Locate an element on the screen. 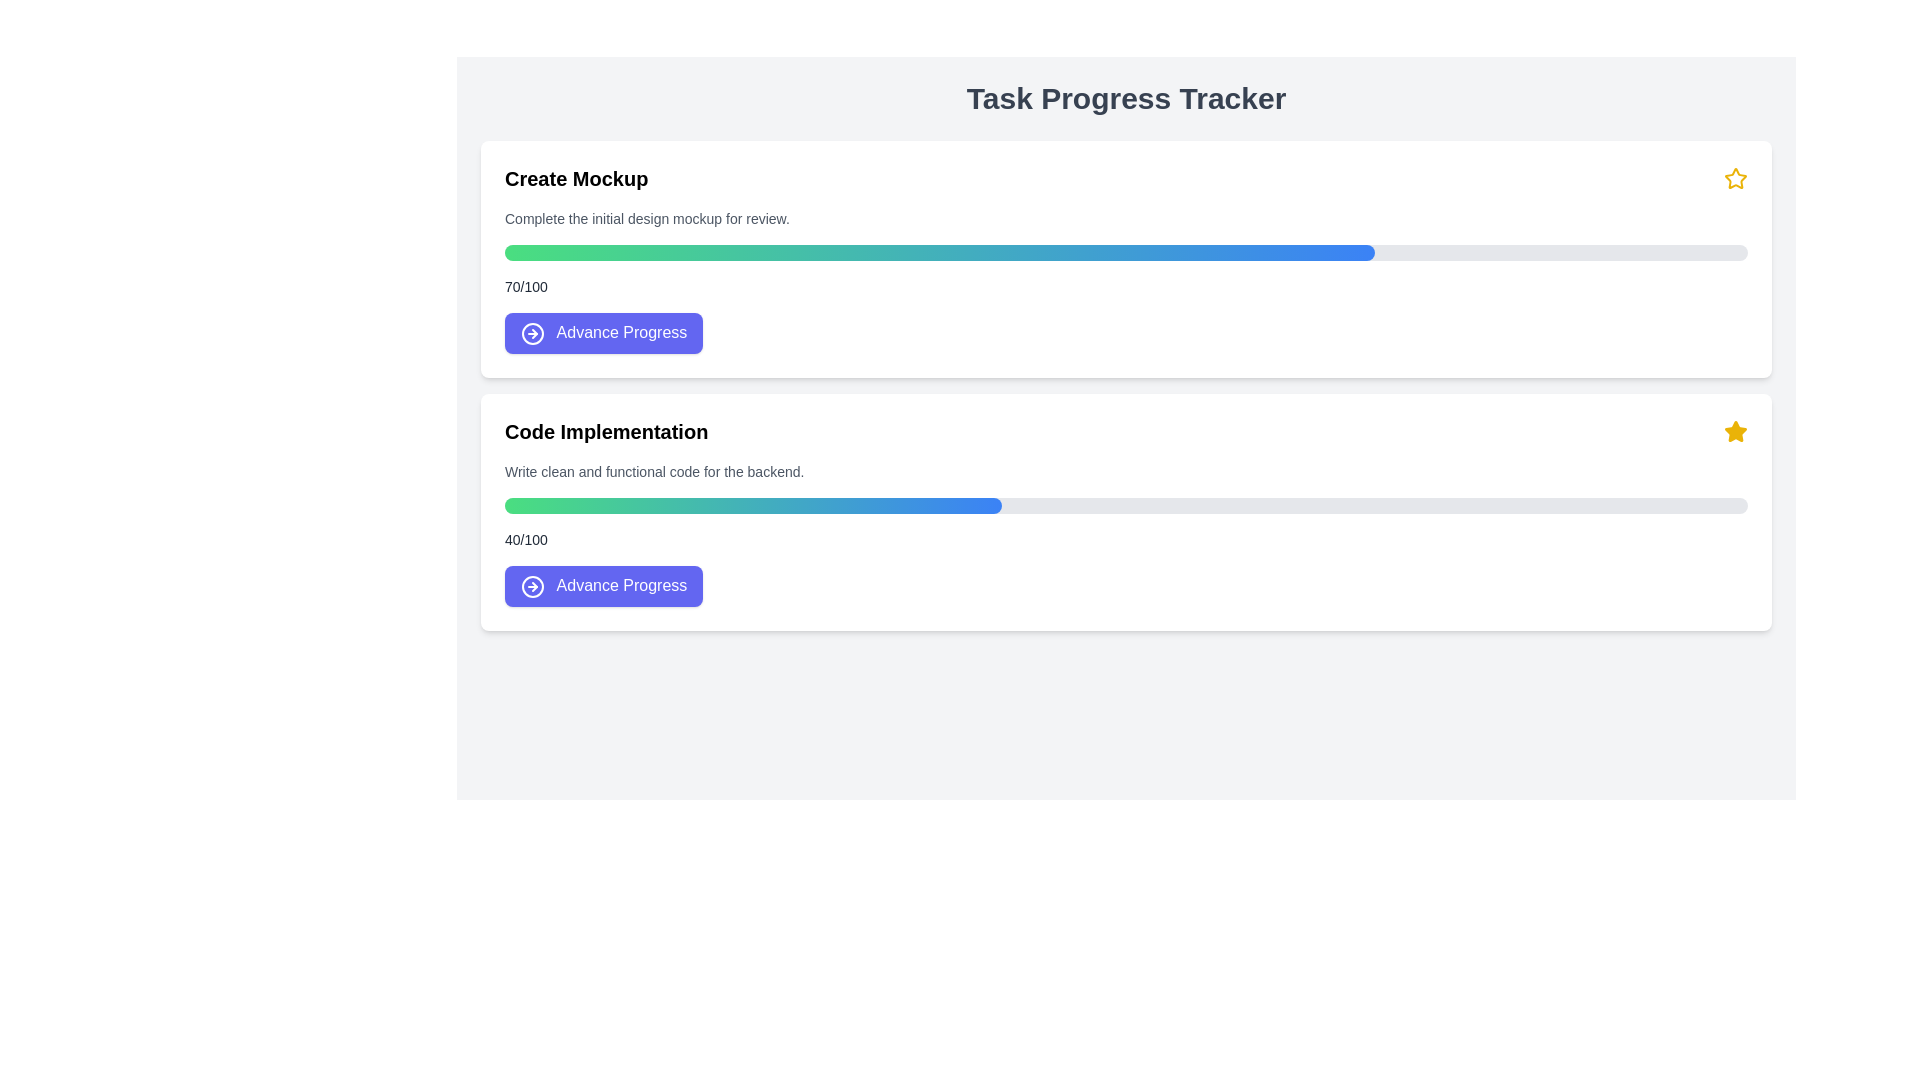 The height and width of the screenshot is (1080, 1920). the button within the 'Create Mockup' task card, located below the progress bar and progress score text ('70/100'), to change its appearance is located at coordinates (603, 332).